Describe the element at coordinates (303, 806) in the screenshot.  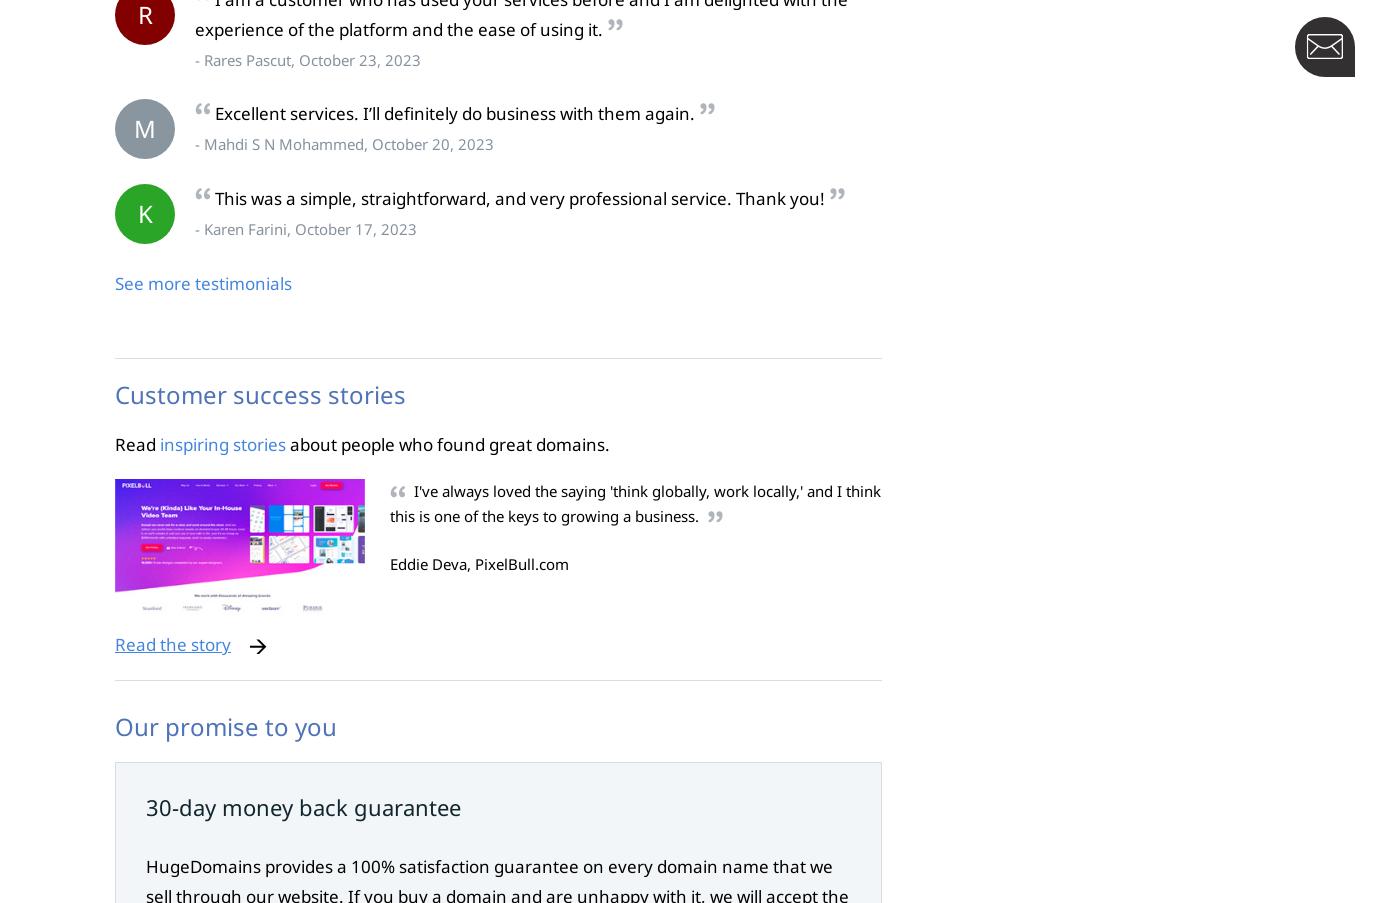
I see `'30-day money back guarantee'` at that location.